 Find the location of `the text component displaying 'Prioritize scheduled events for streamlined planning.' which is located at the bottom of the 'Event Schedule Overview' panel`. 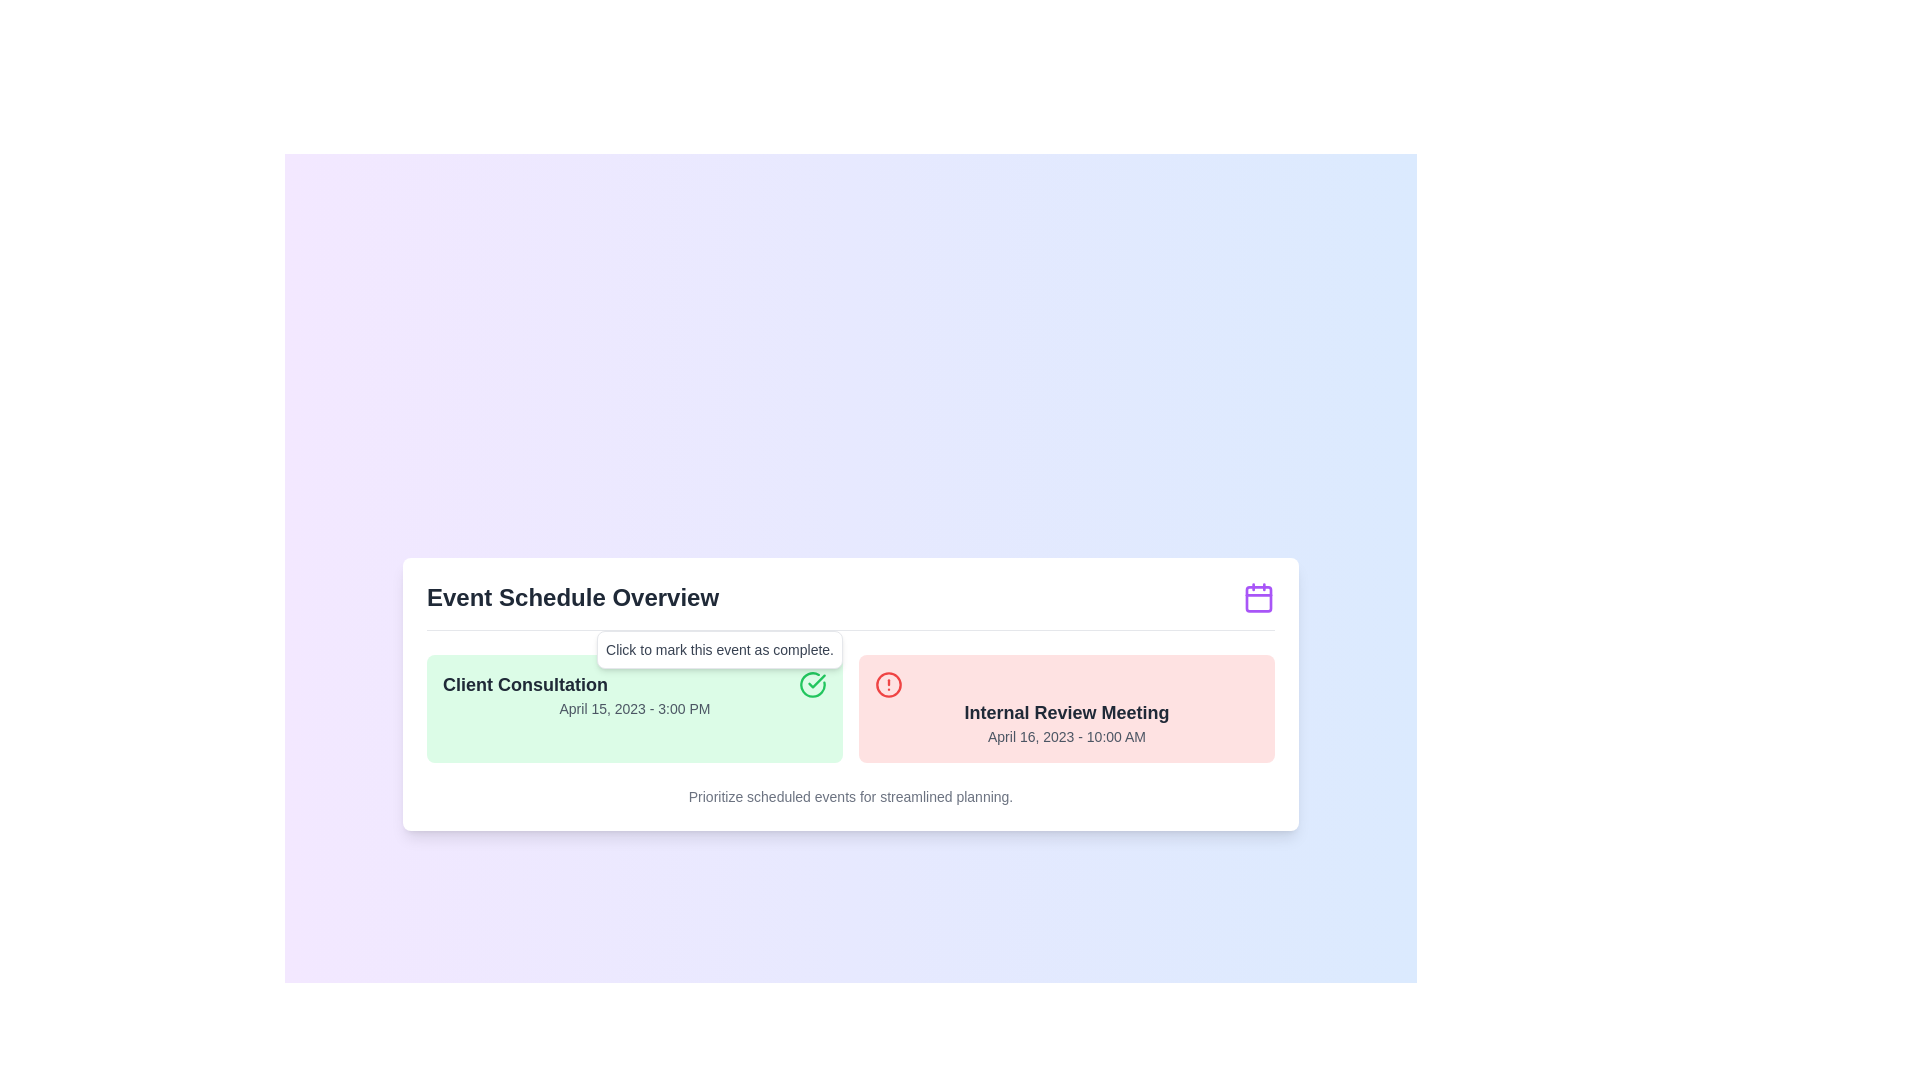

the text component displaying 'Prioritize scheduled events for streamlined planning.' which is located at the bottom of the 'Event Schedule Overview' panel is located at coordinates (850, 795).